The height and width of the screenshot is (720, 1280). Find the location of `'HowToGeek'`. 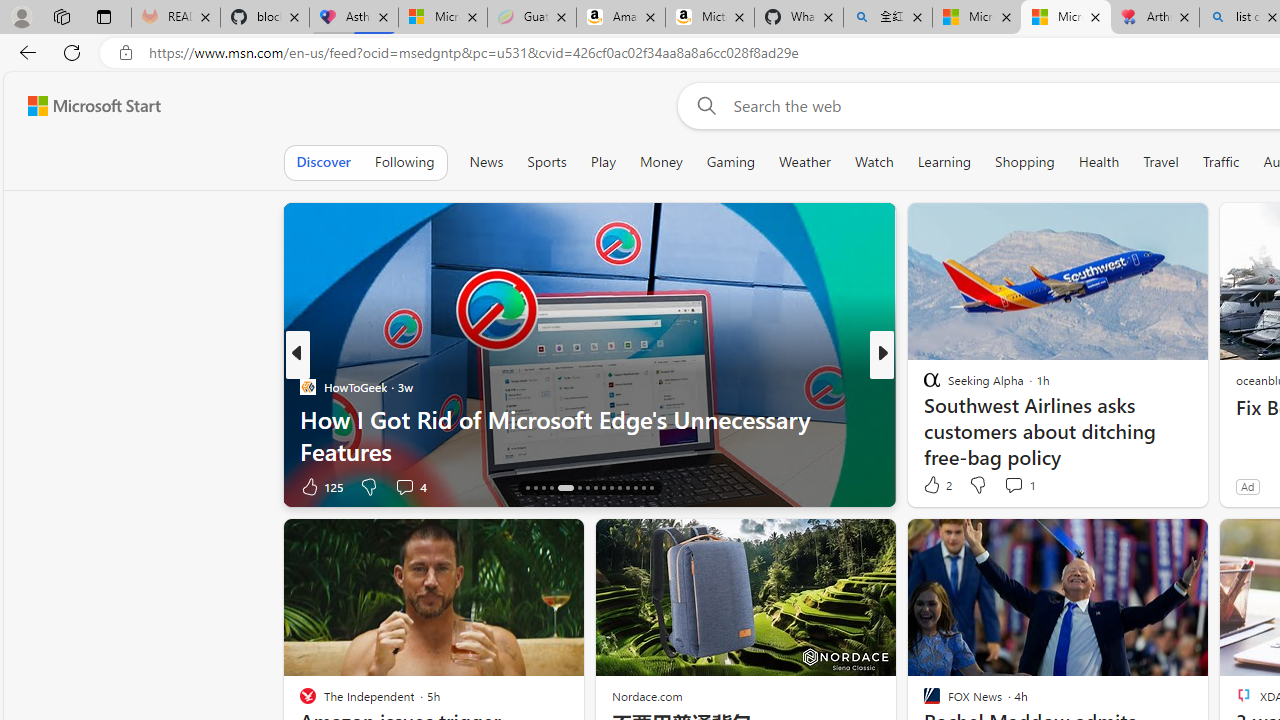

'HowToGeek' is located at coordinates (306, 387).